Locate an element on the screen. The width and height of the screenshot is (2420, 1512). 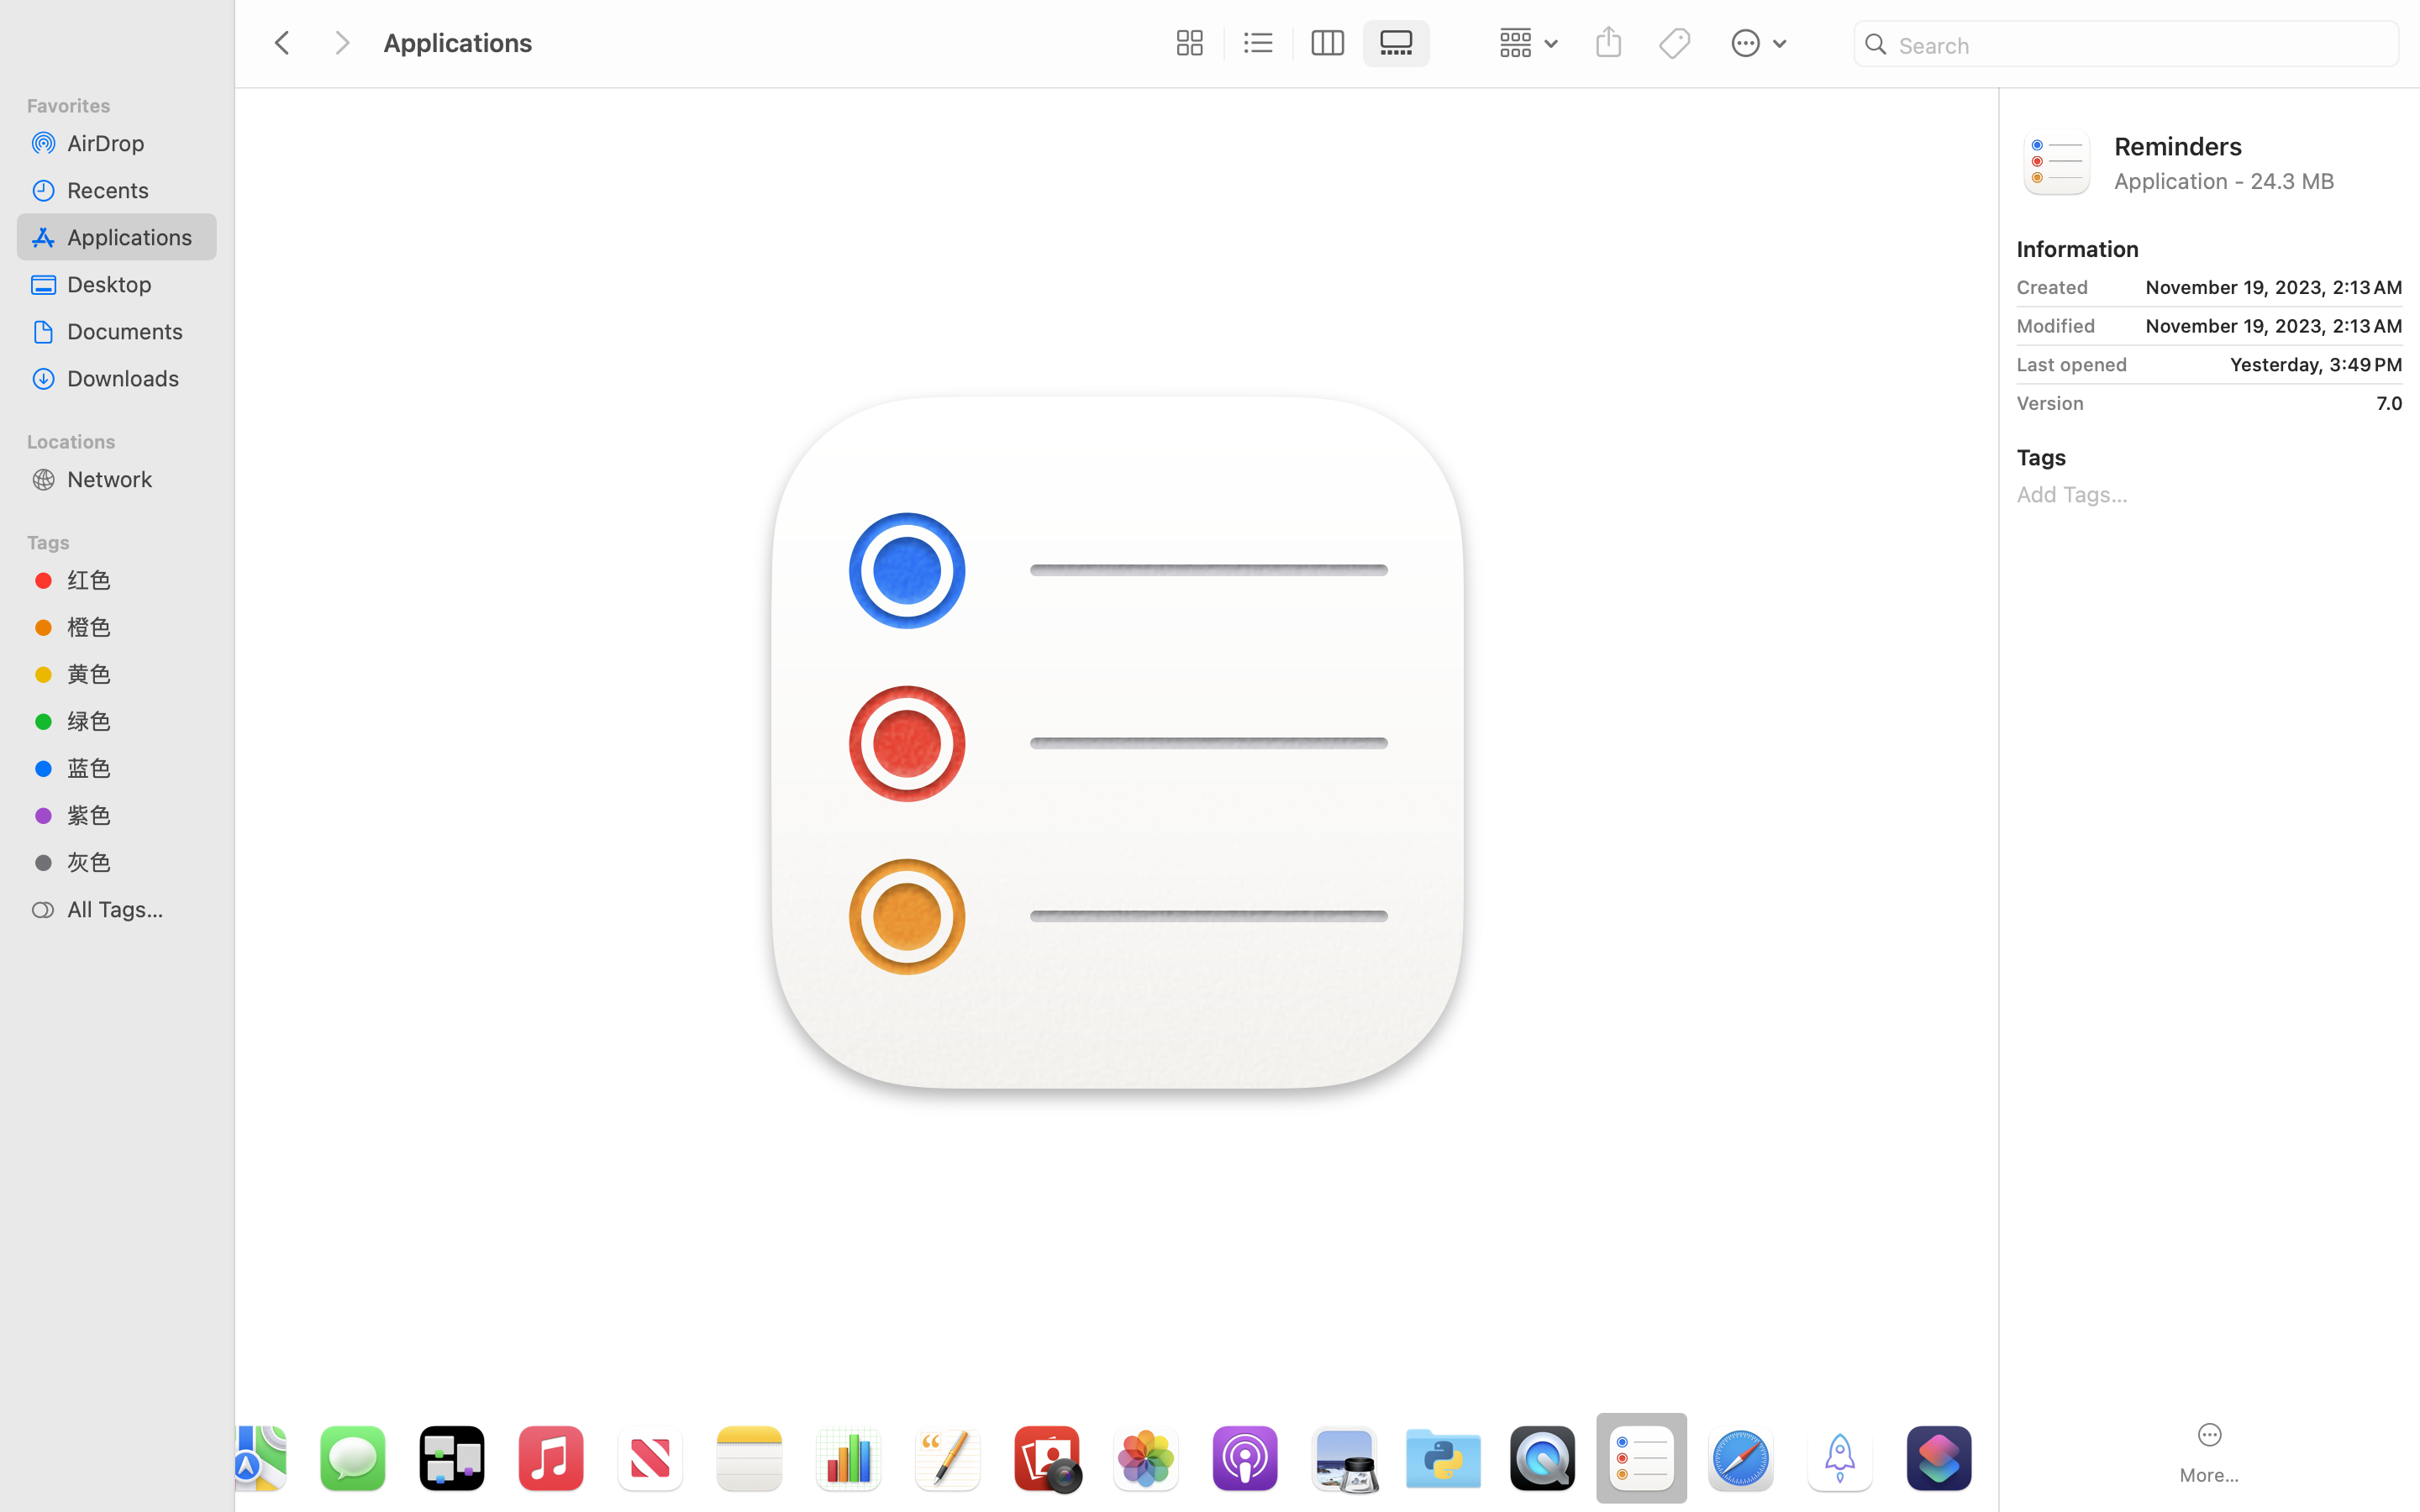
'Modified' is located at coordinates (2055, 325).